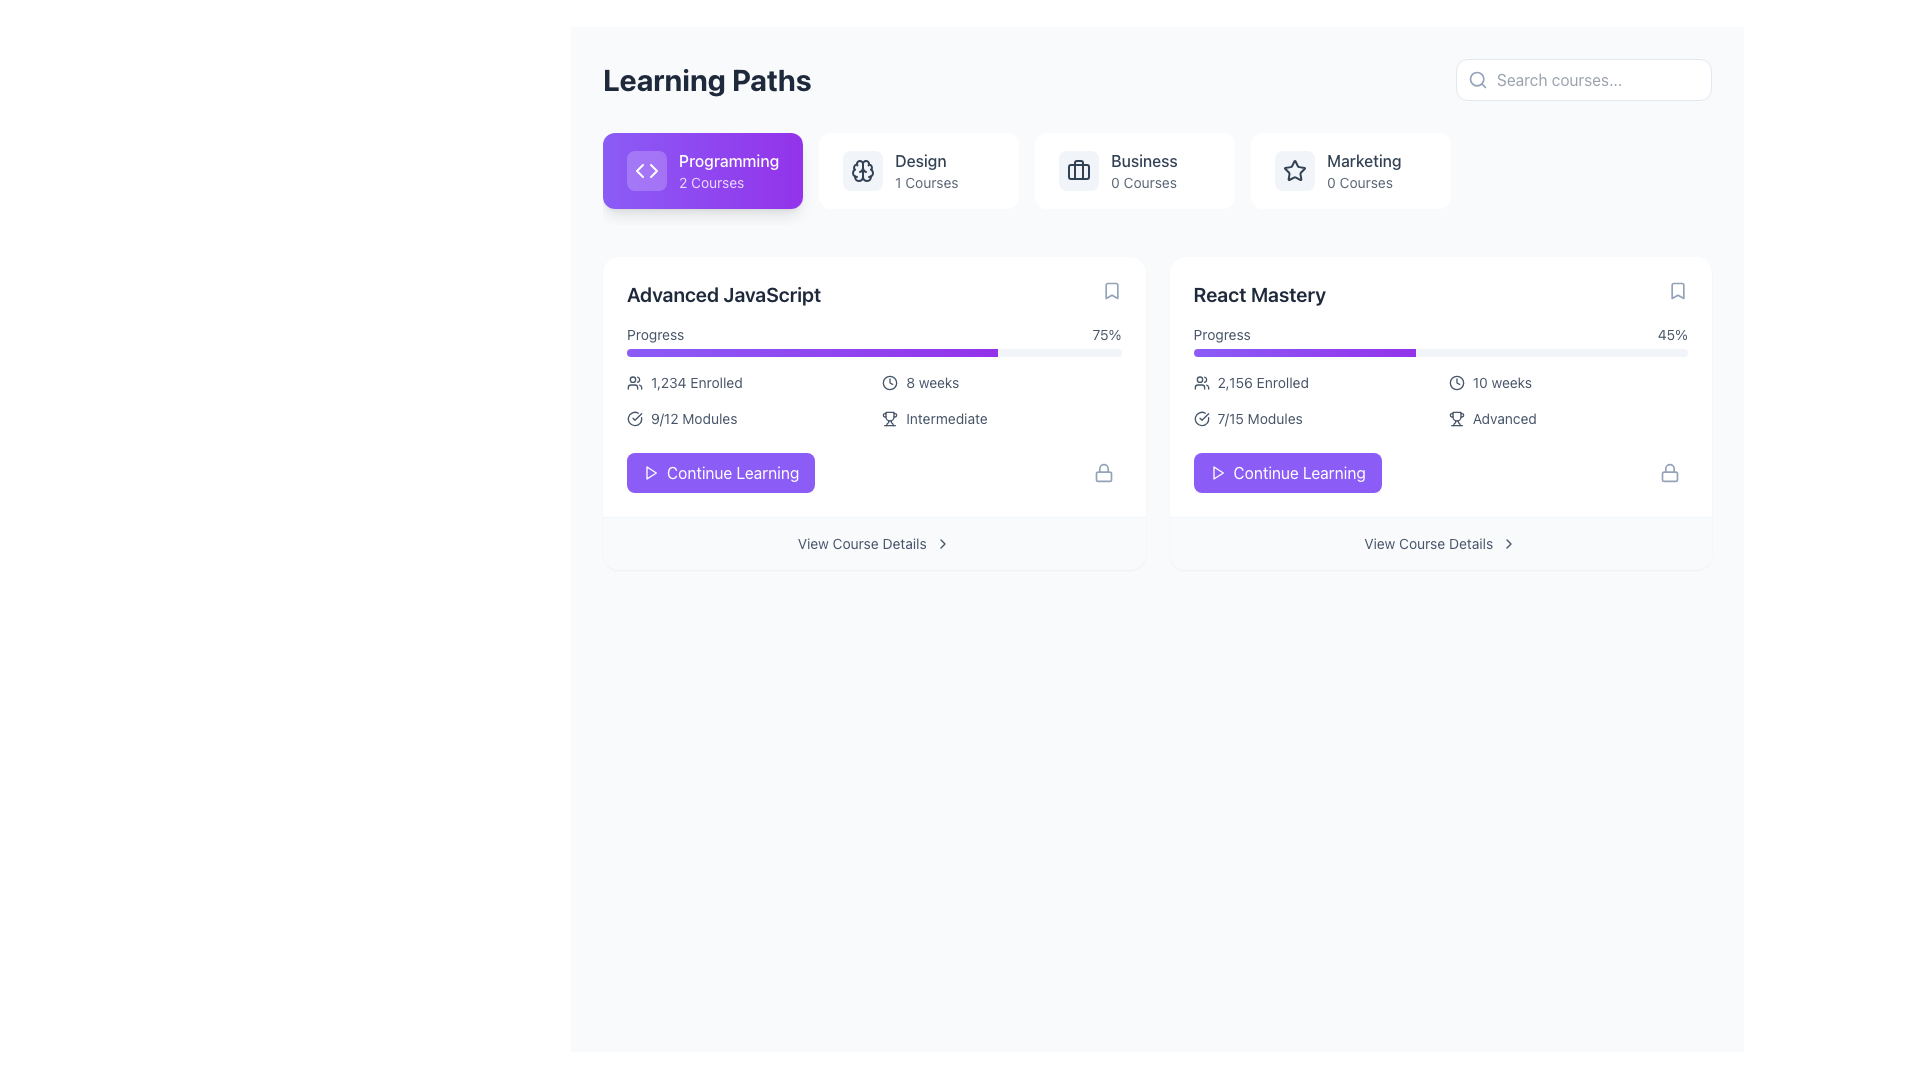 The width and height of the screenshot is (1920, 1080). I want to click on the star-shaped icon located under the 'Marketing' section header in the Learning Paths interface, so click(1295, 169).